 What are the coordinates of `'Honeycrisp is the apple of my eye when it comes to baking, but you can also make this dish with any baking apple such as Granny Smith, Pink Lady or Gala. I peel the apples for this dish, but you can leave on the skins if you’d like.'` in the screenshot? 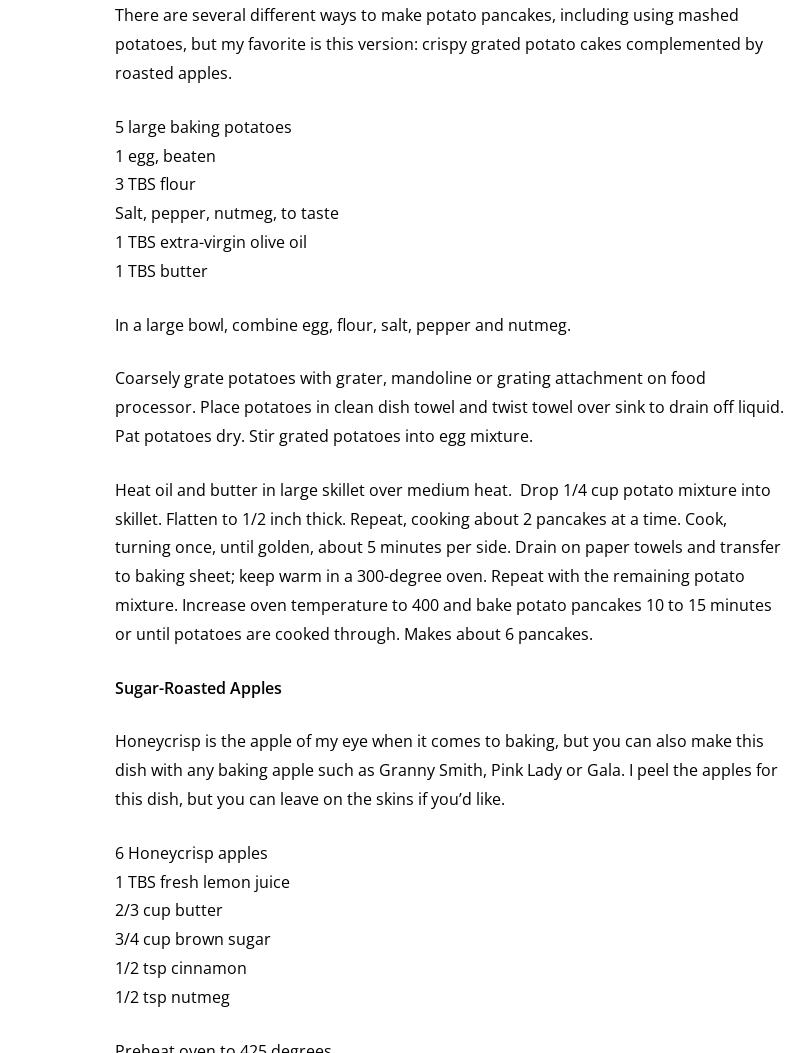 It's located at (445, 769).